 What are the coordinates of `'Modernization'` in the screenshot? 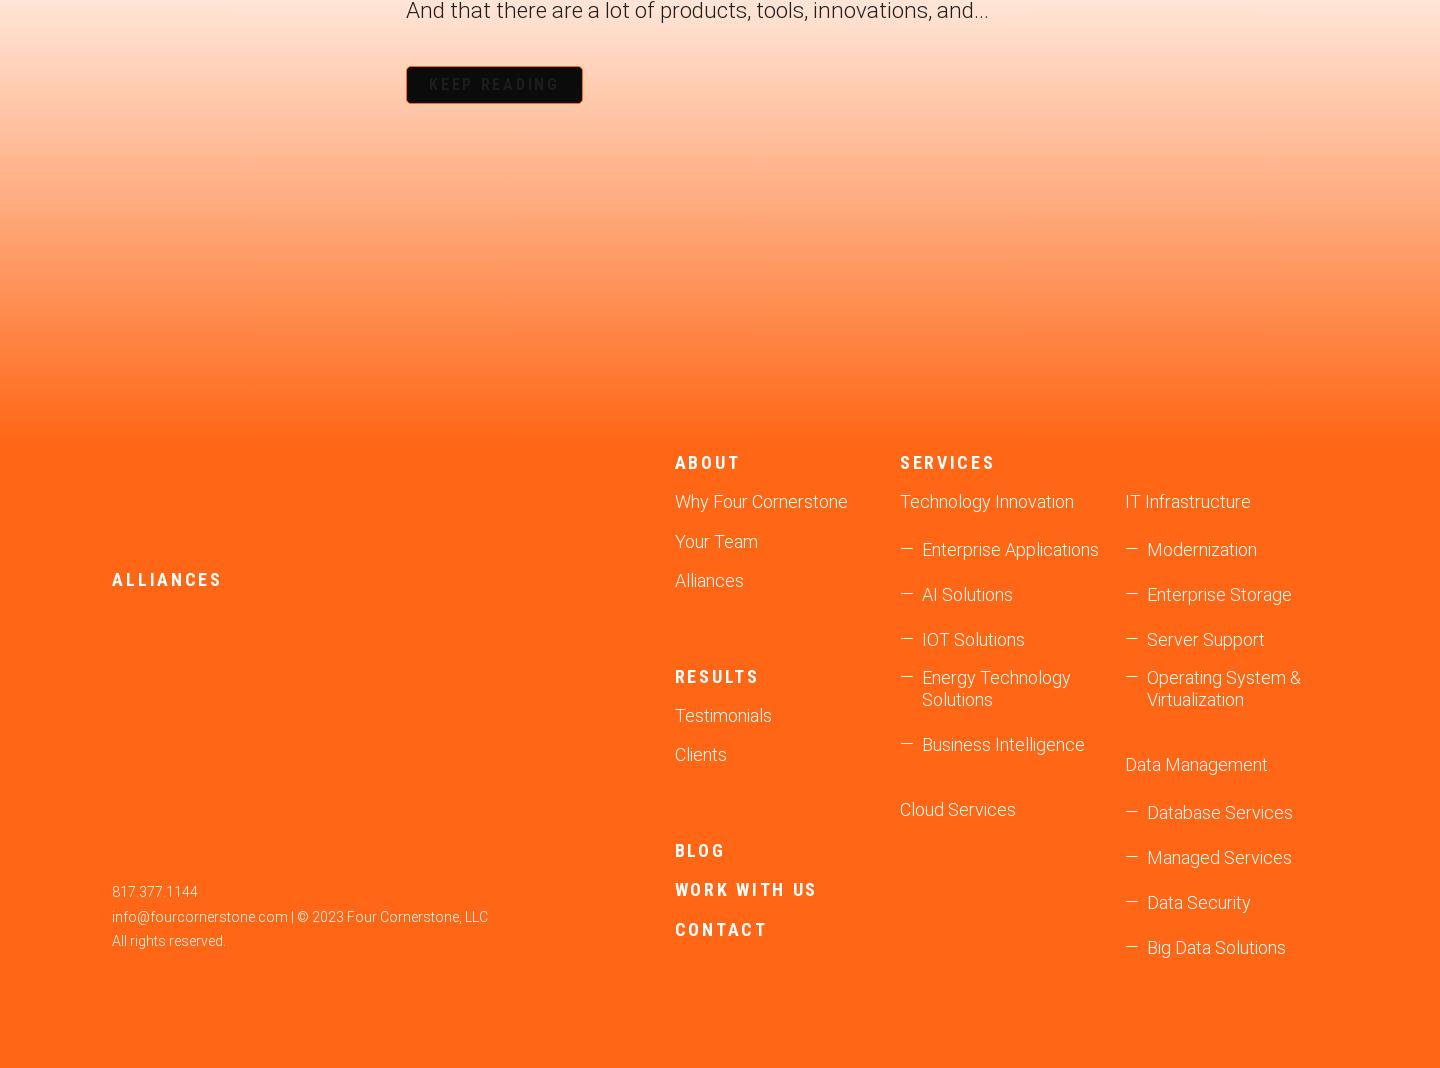 It's located at (1146, 547).